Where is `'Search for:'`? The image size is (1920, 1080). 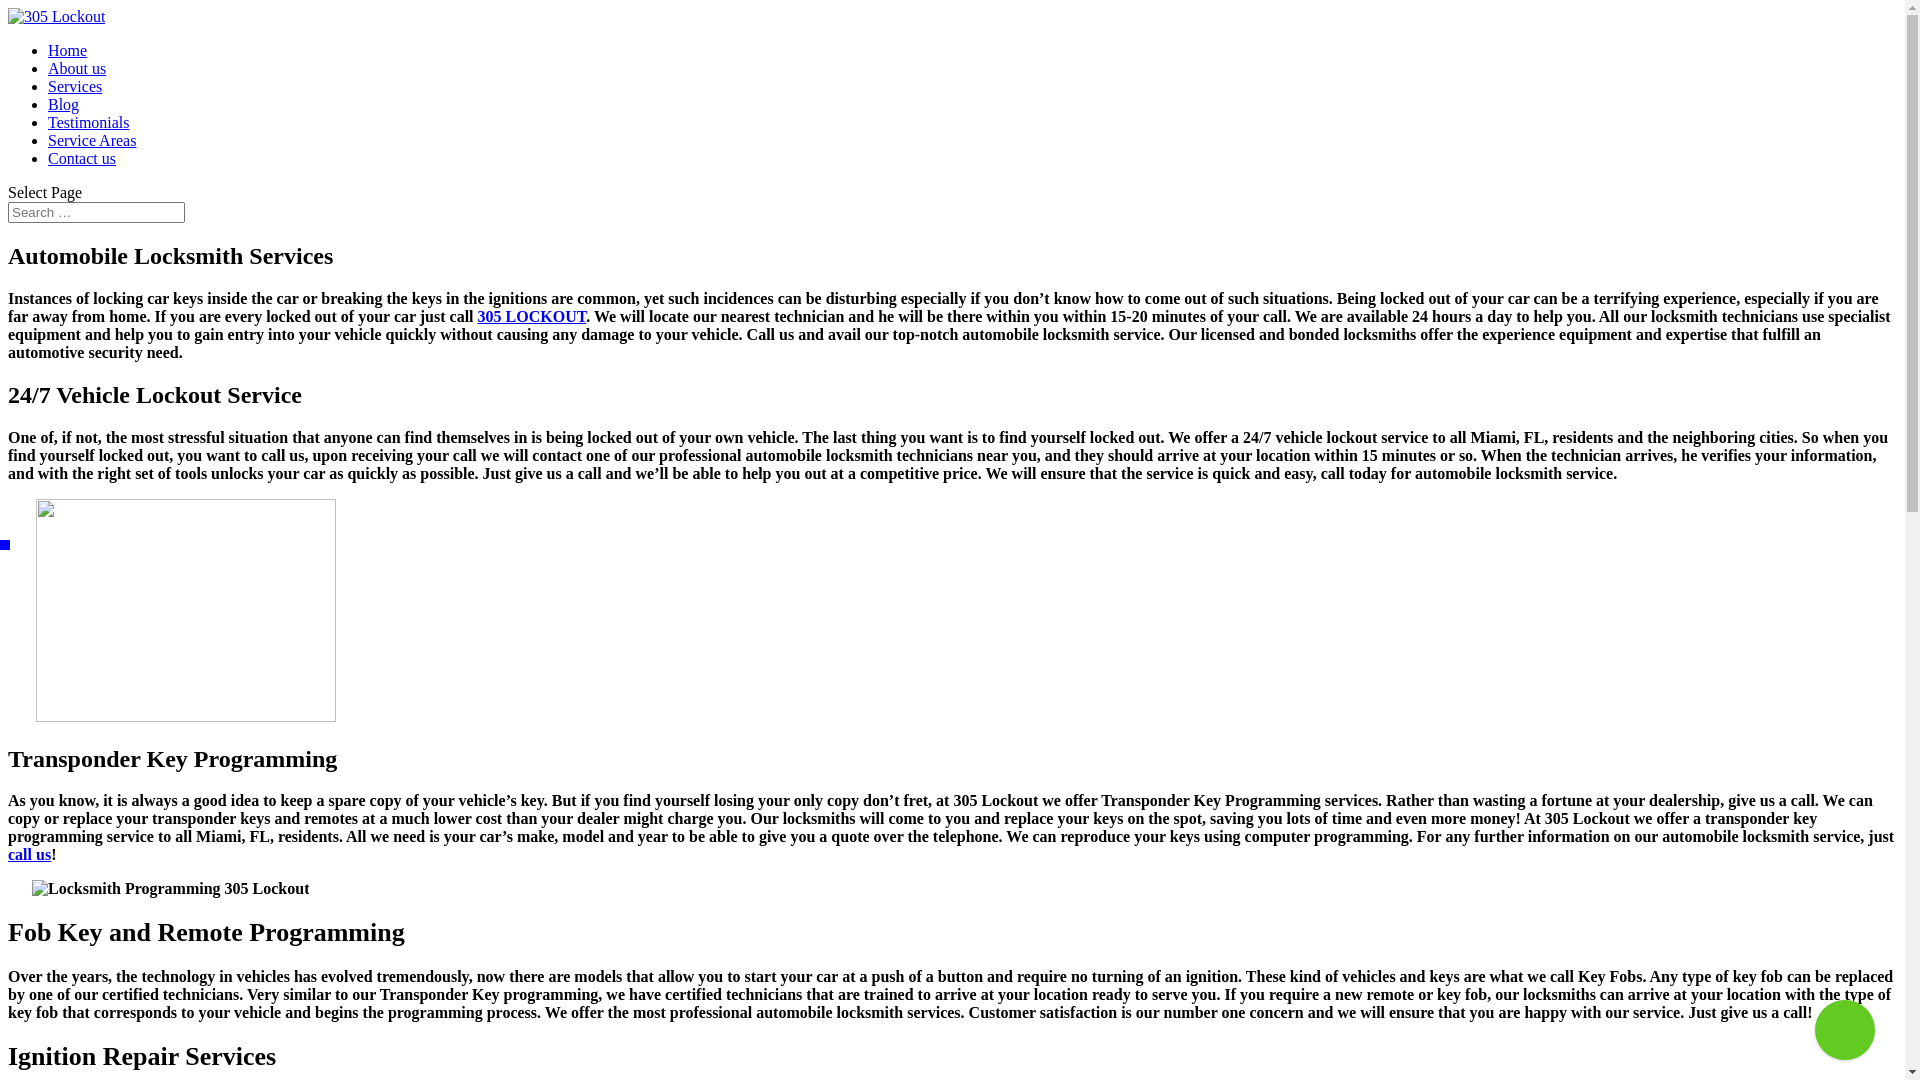 'Search for:' is located at coordinates (8, 212).